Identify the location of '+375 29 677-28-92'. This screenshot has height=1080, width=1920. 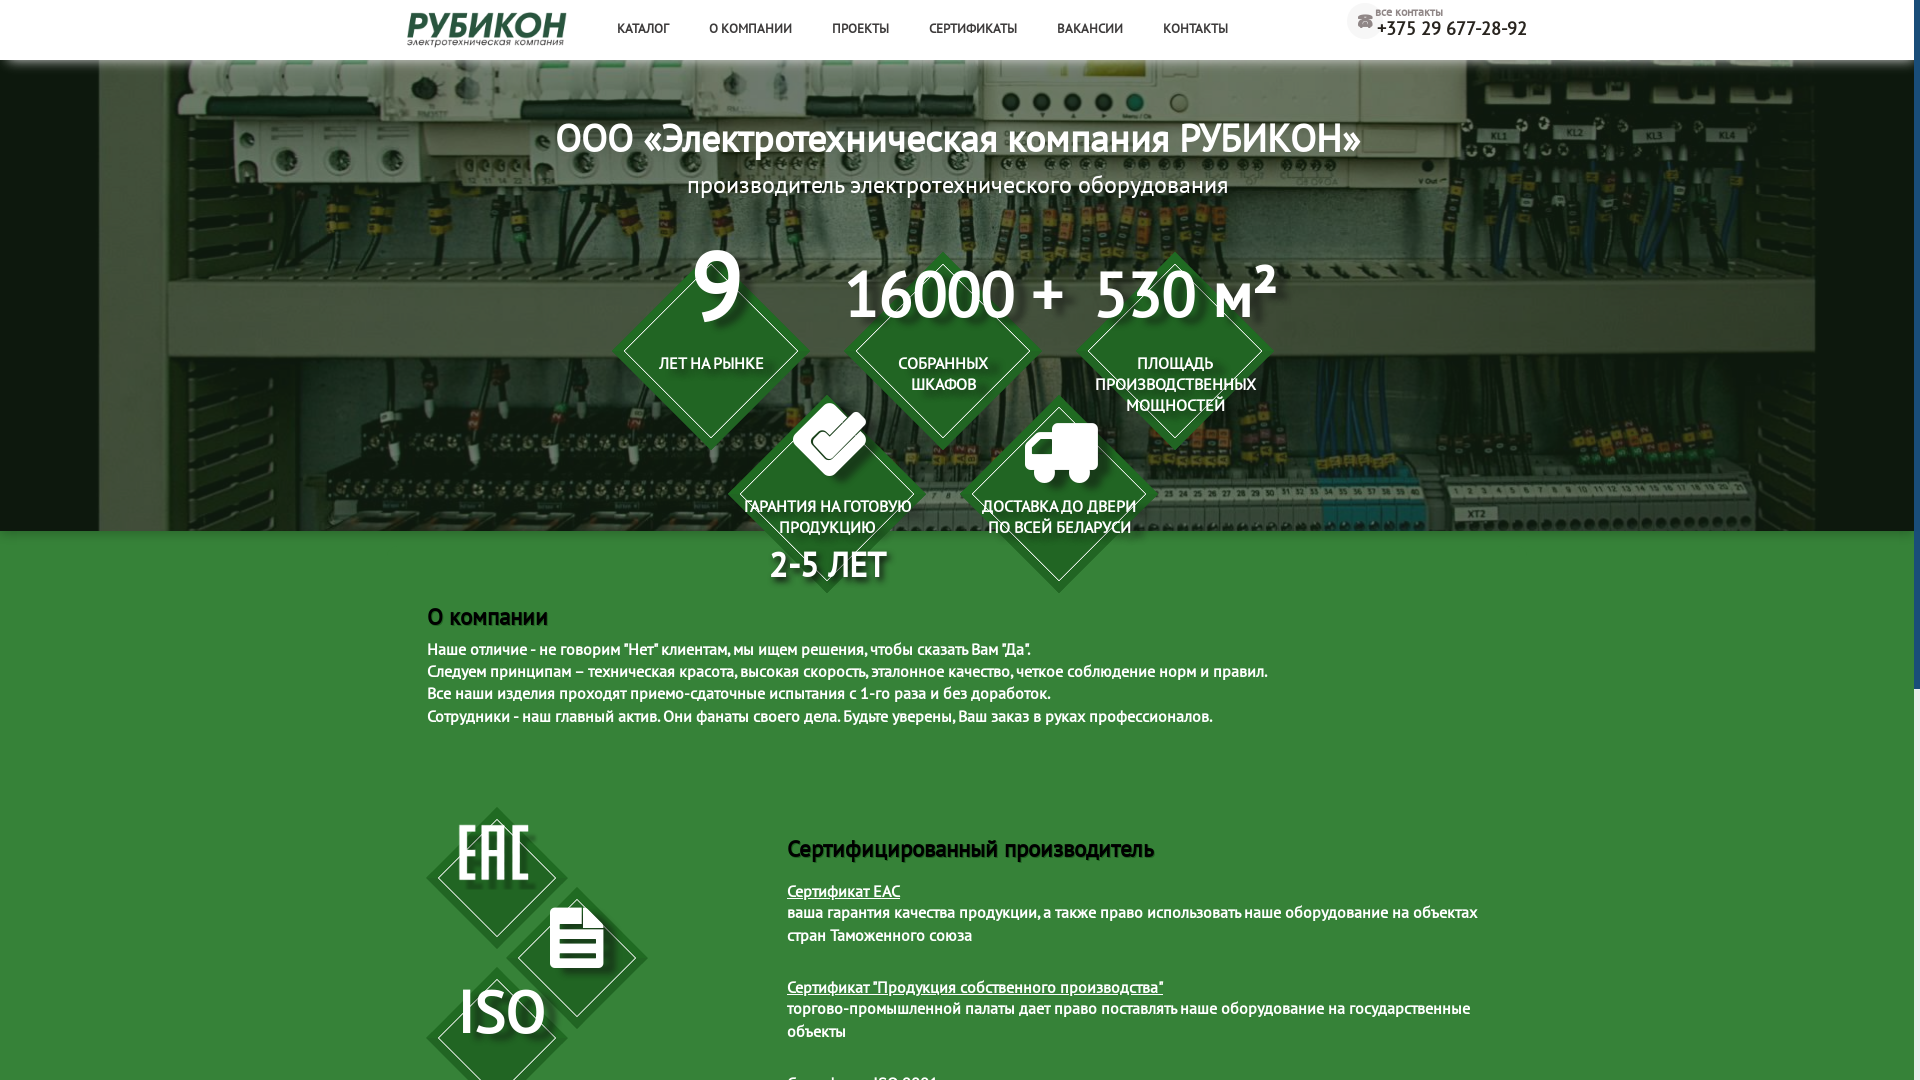
(1435, 30).